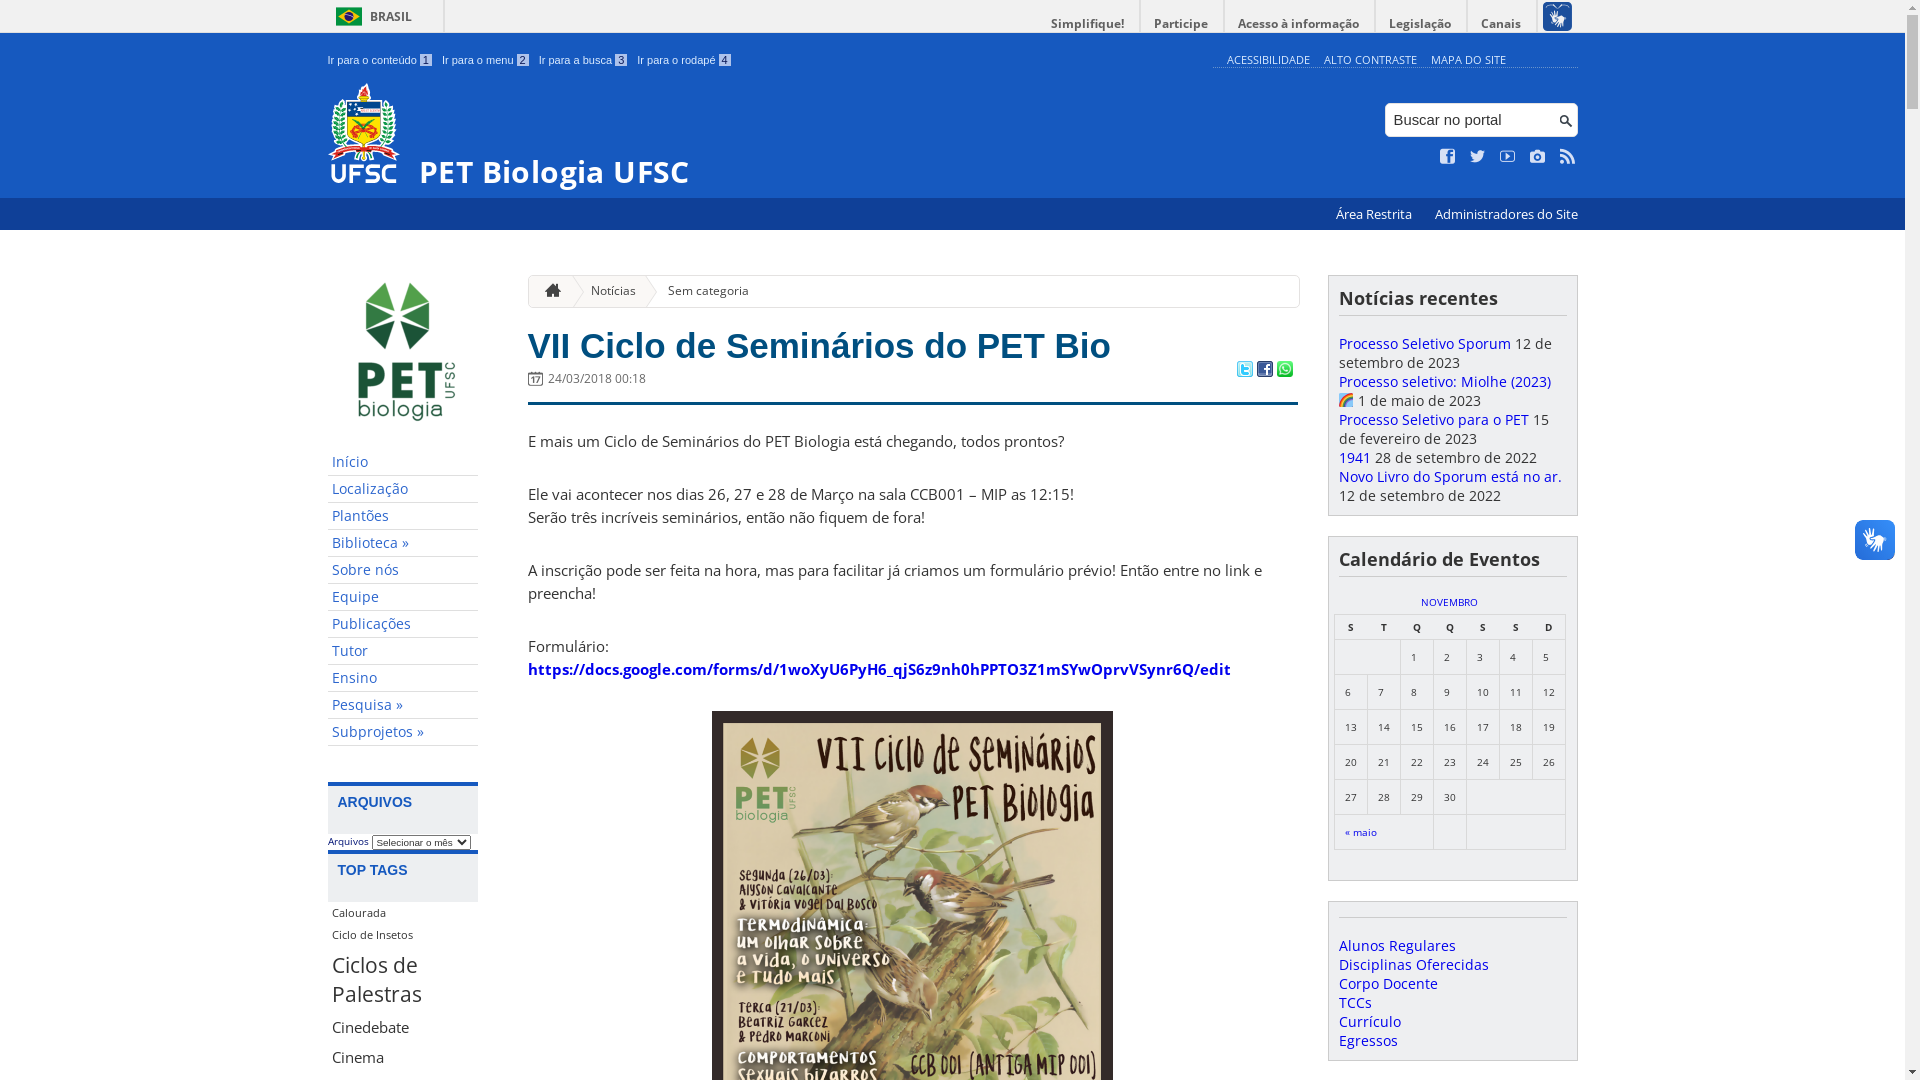 The height and width of the screenshot is (1080, 1920). I want to click on 'Egressos', so click(1366, 1039).